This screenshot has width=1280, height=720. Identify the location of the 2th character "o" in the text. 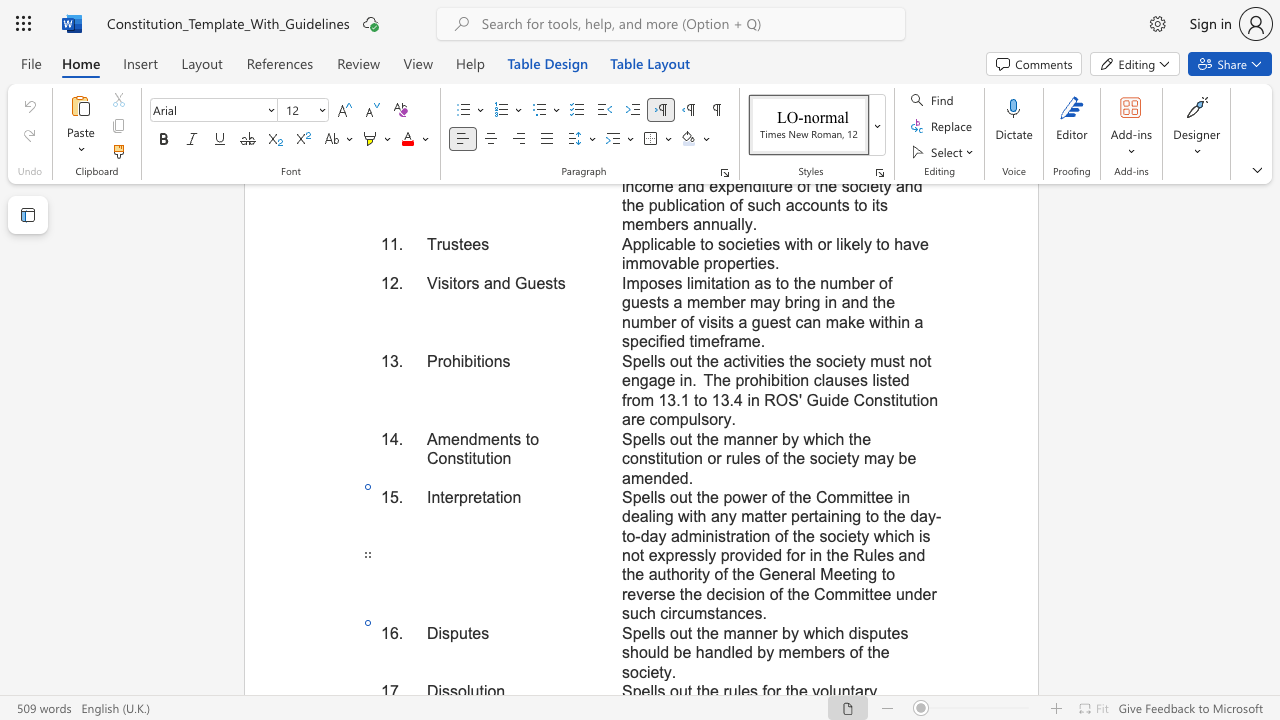
(442, 458).